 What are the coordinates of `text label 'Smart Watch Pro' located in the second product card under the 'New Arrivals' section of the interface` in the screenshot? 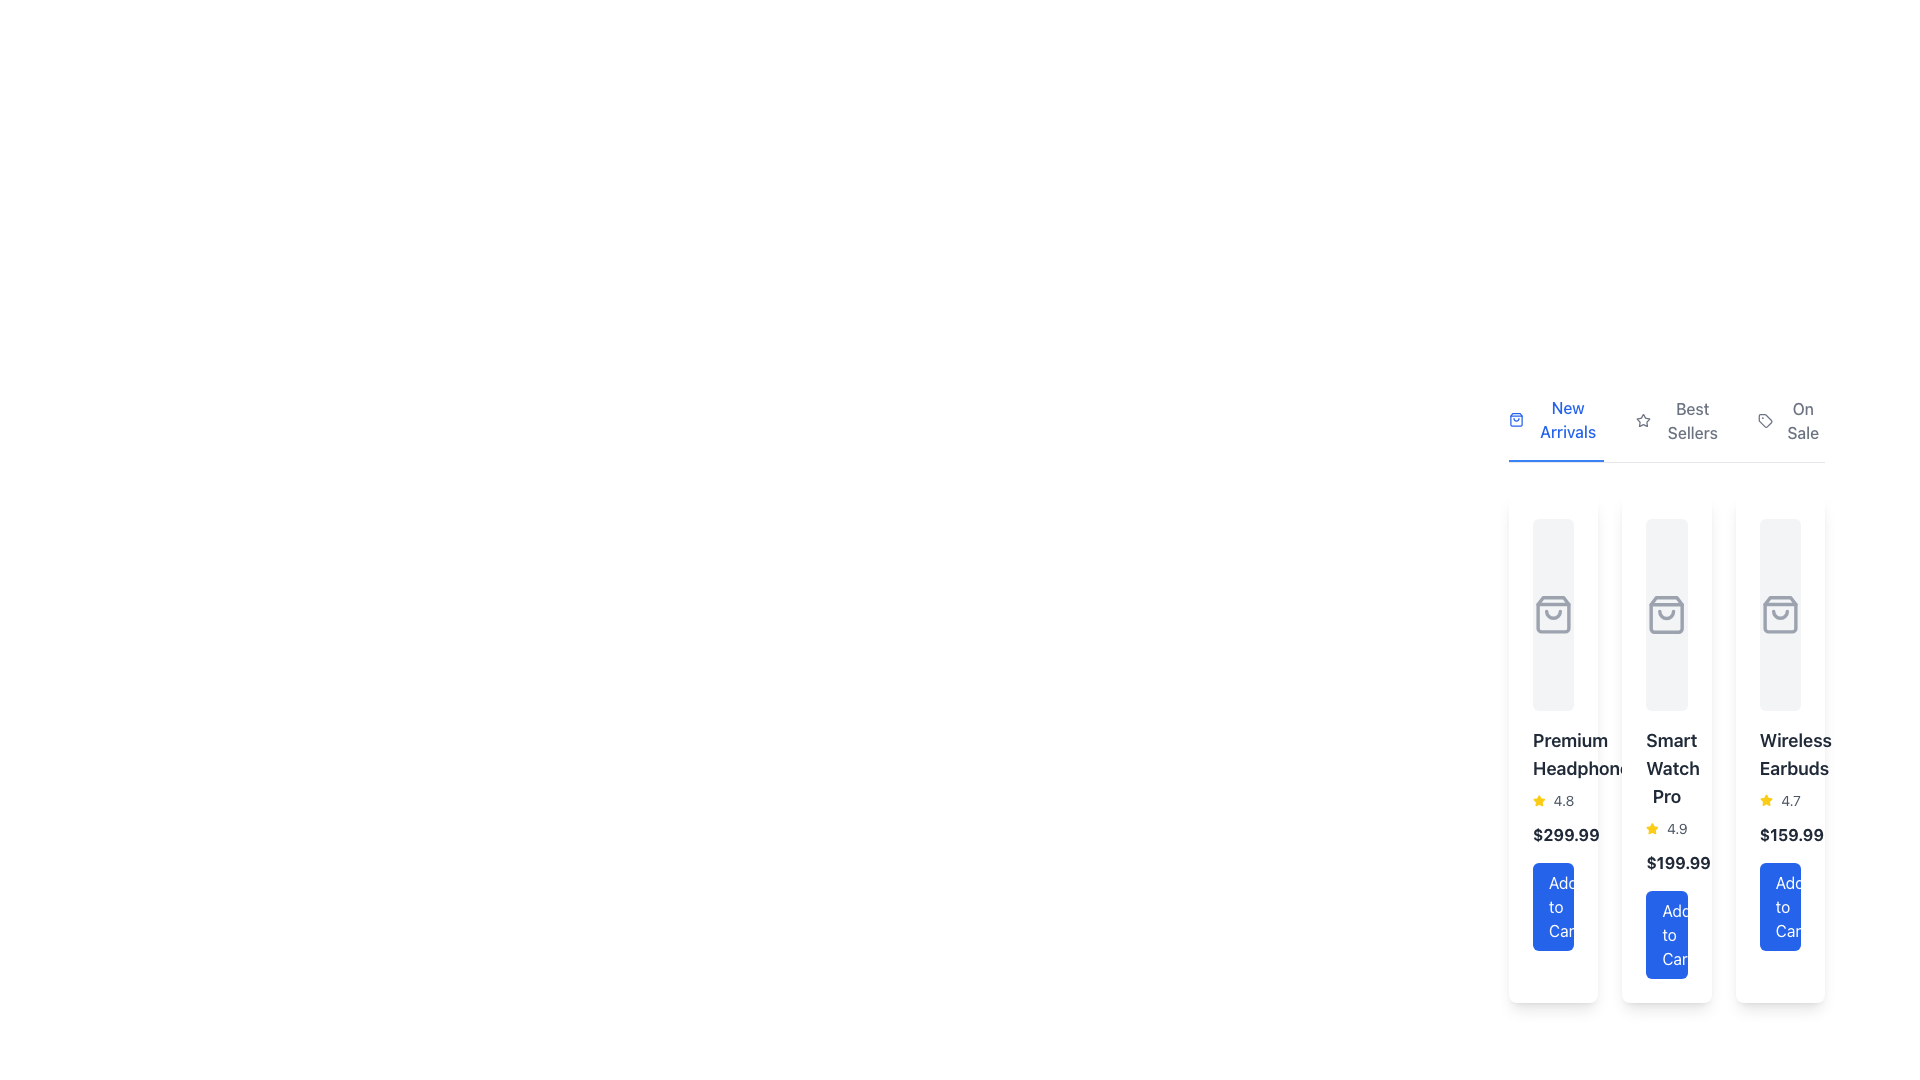 It's located at (1666, 767).